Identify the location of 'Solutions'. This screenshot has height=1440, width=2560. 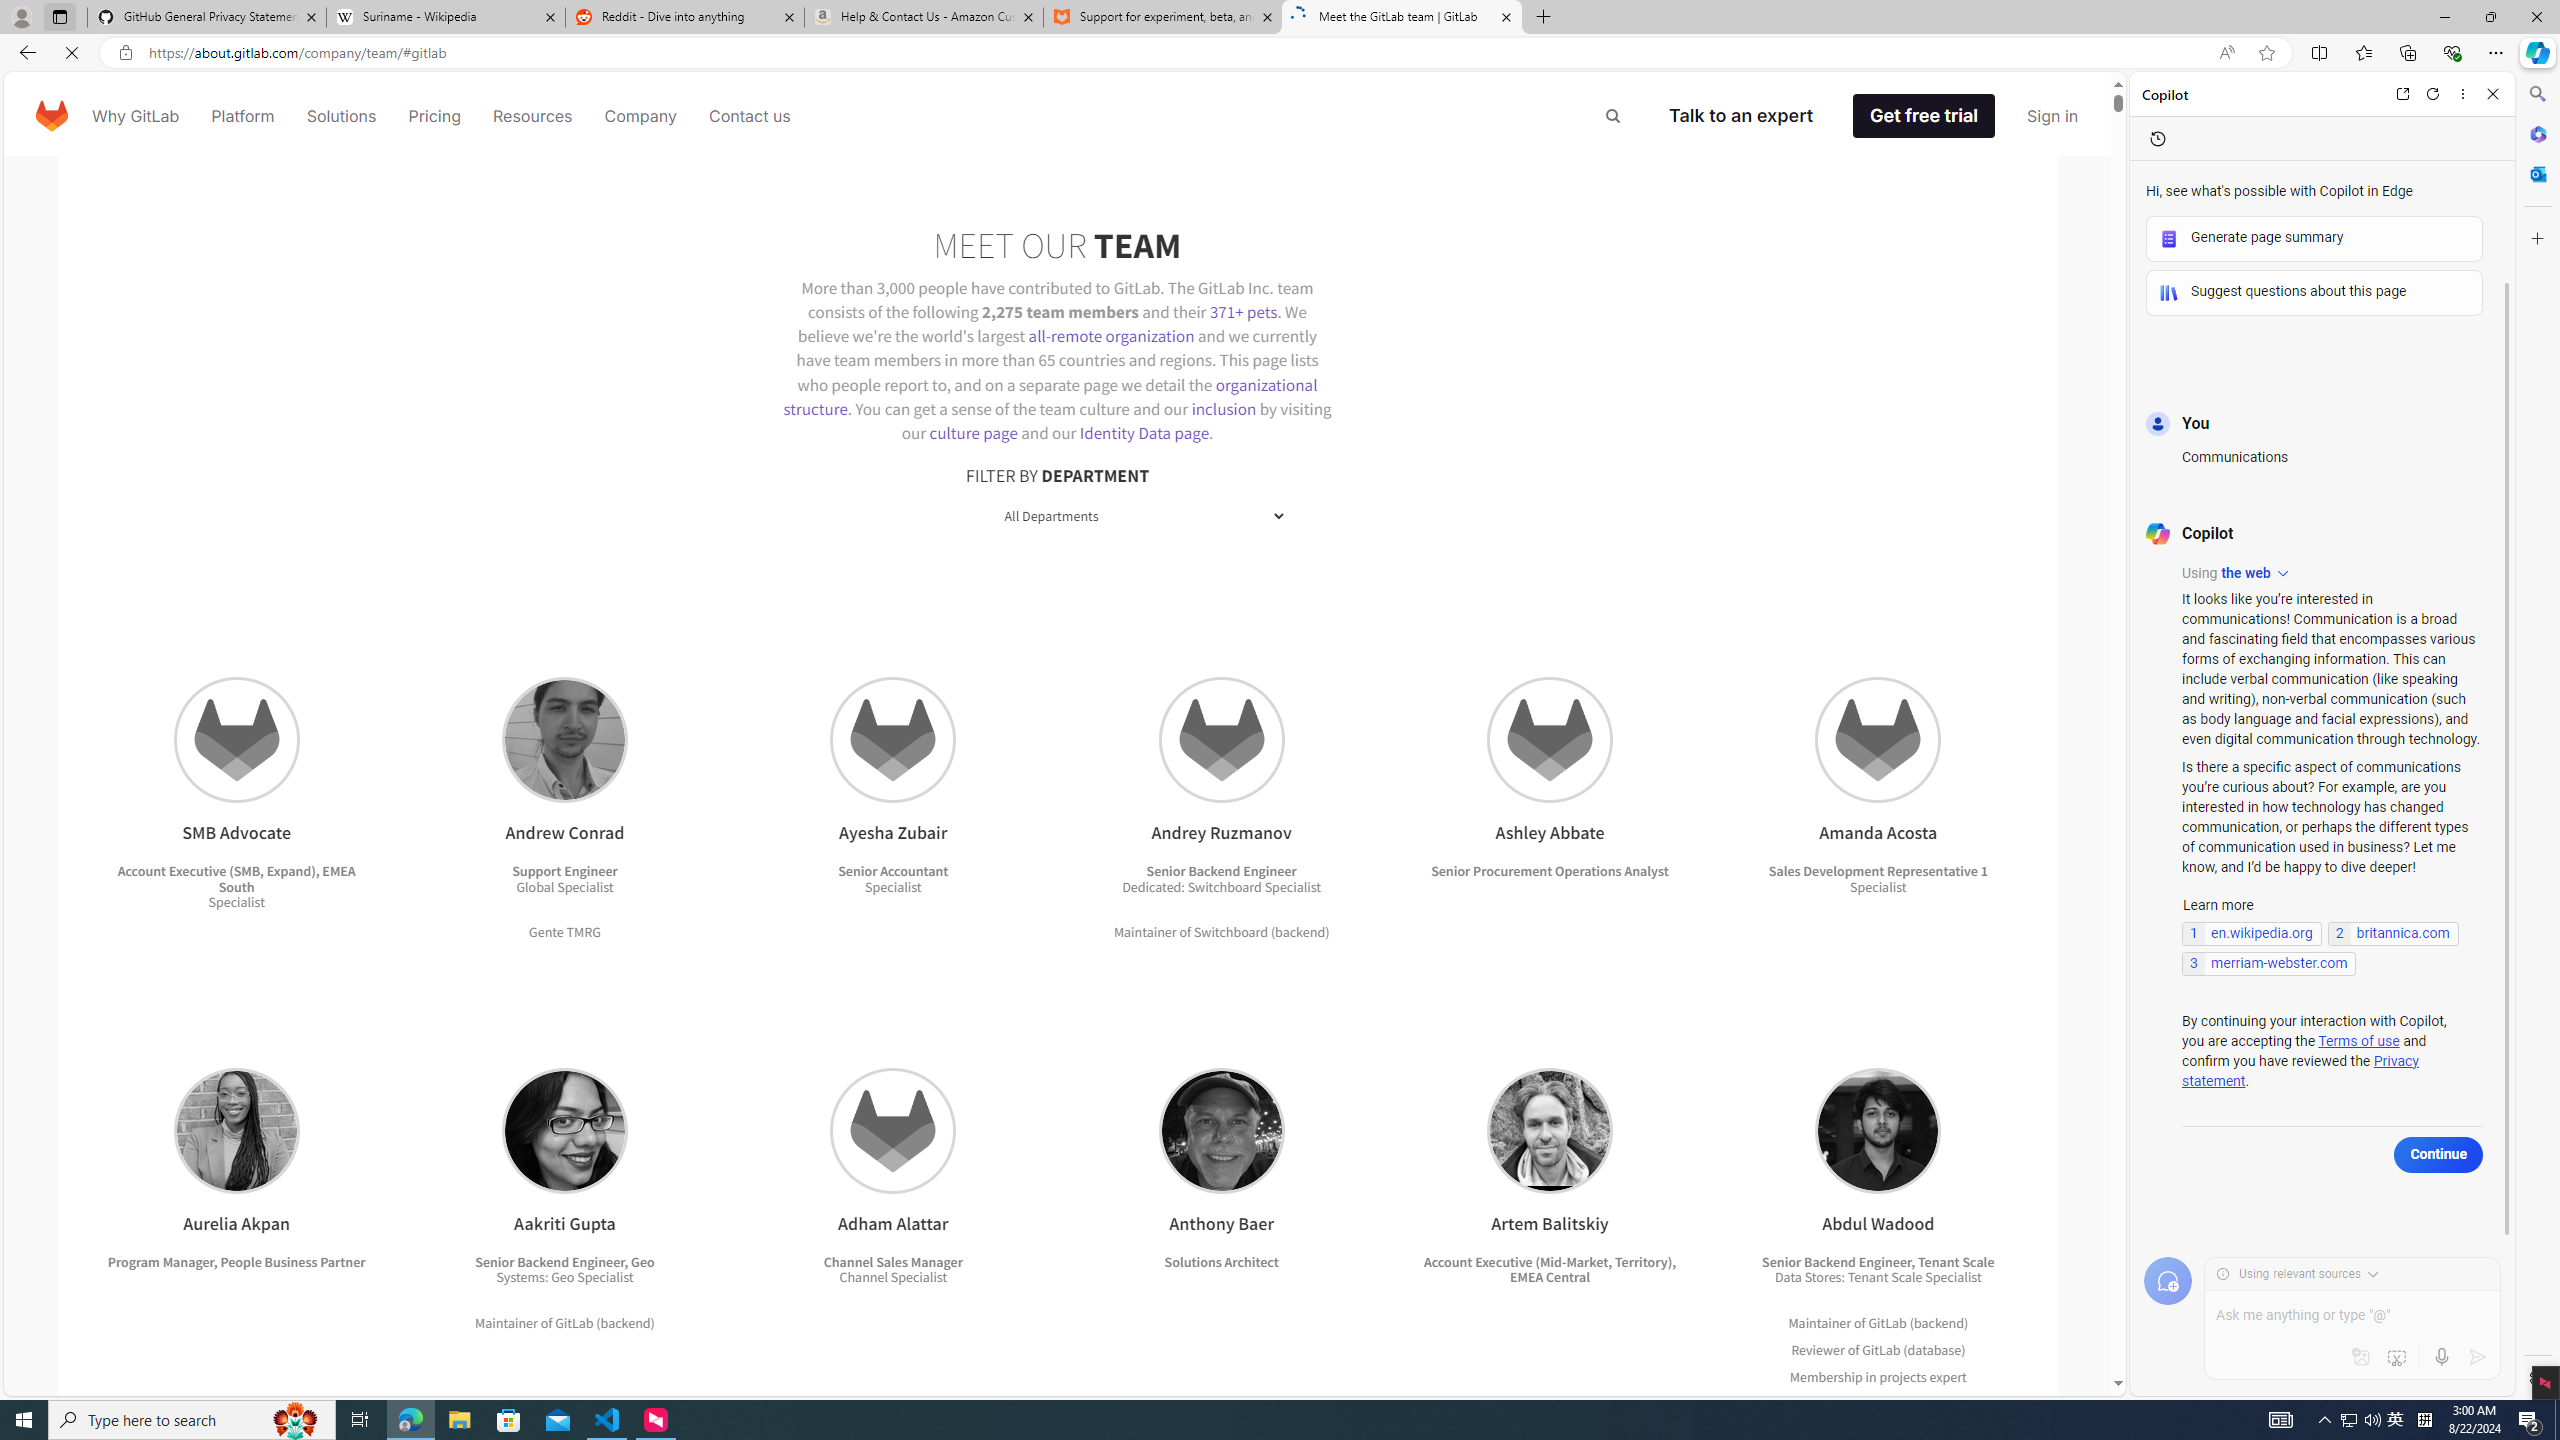
(339, 114).